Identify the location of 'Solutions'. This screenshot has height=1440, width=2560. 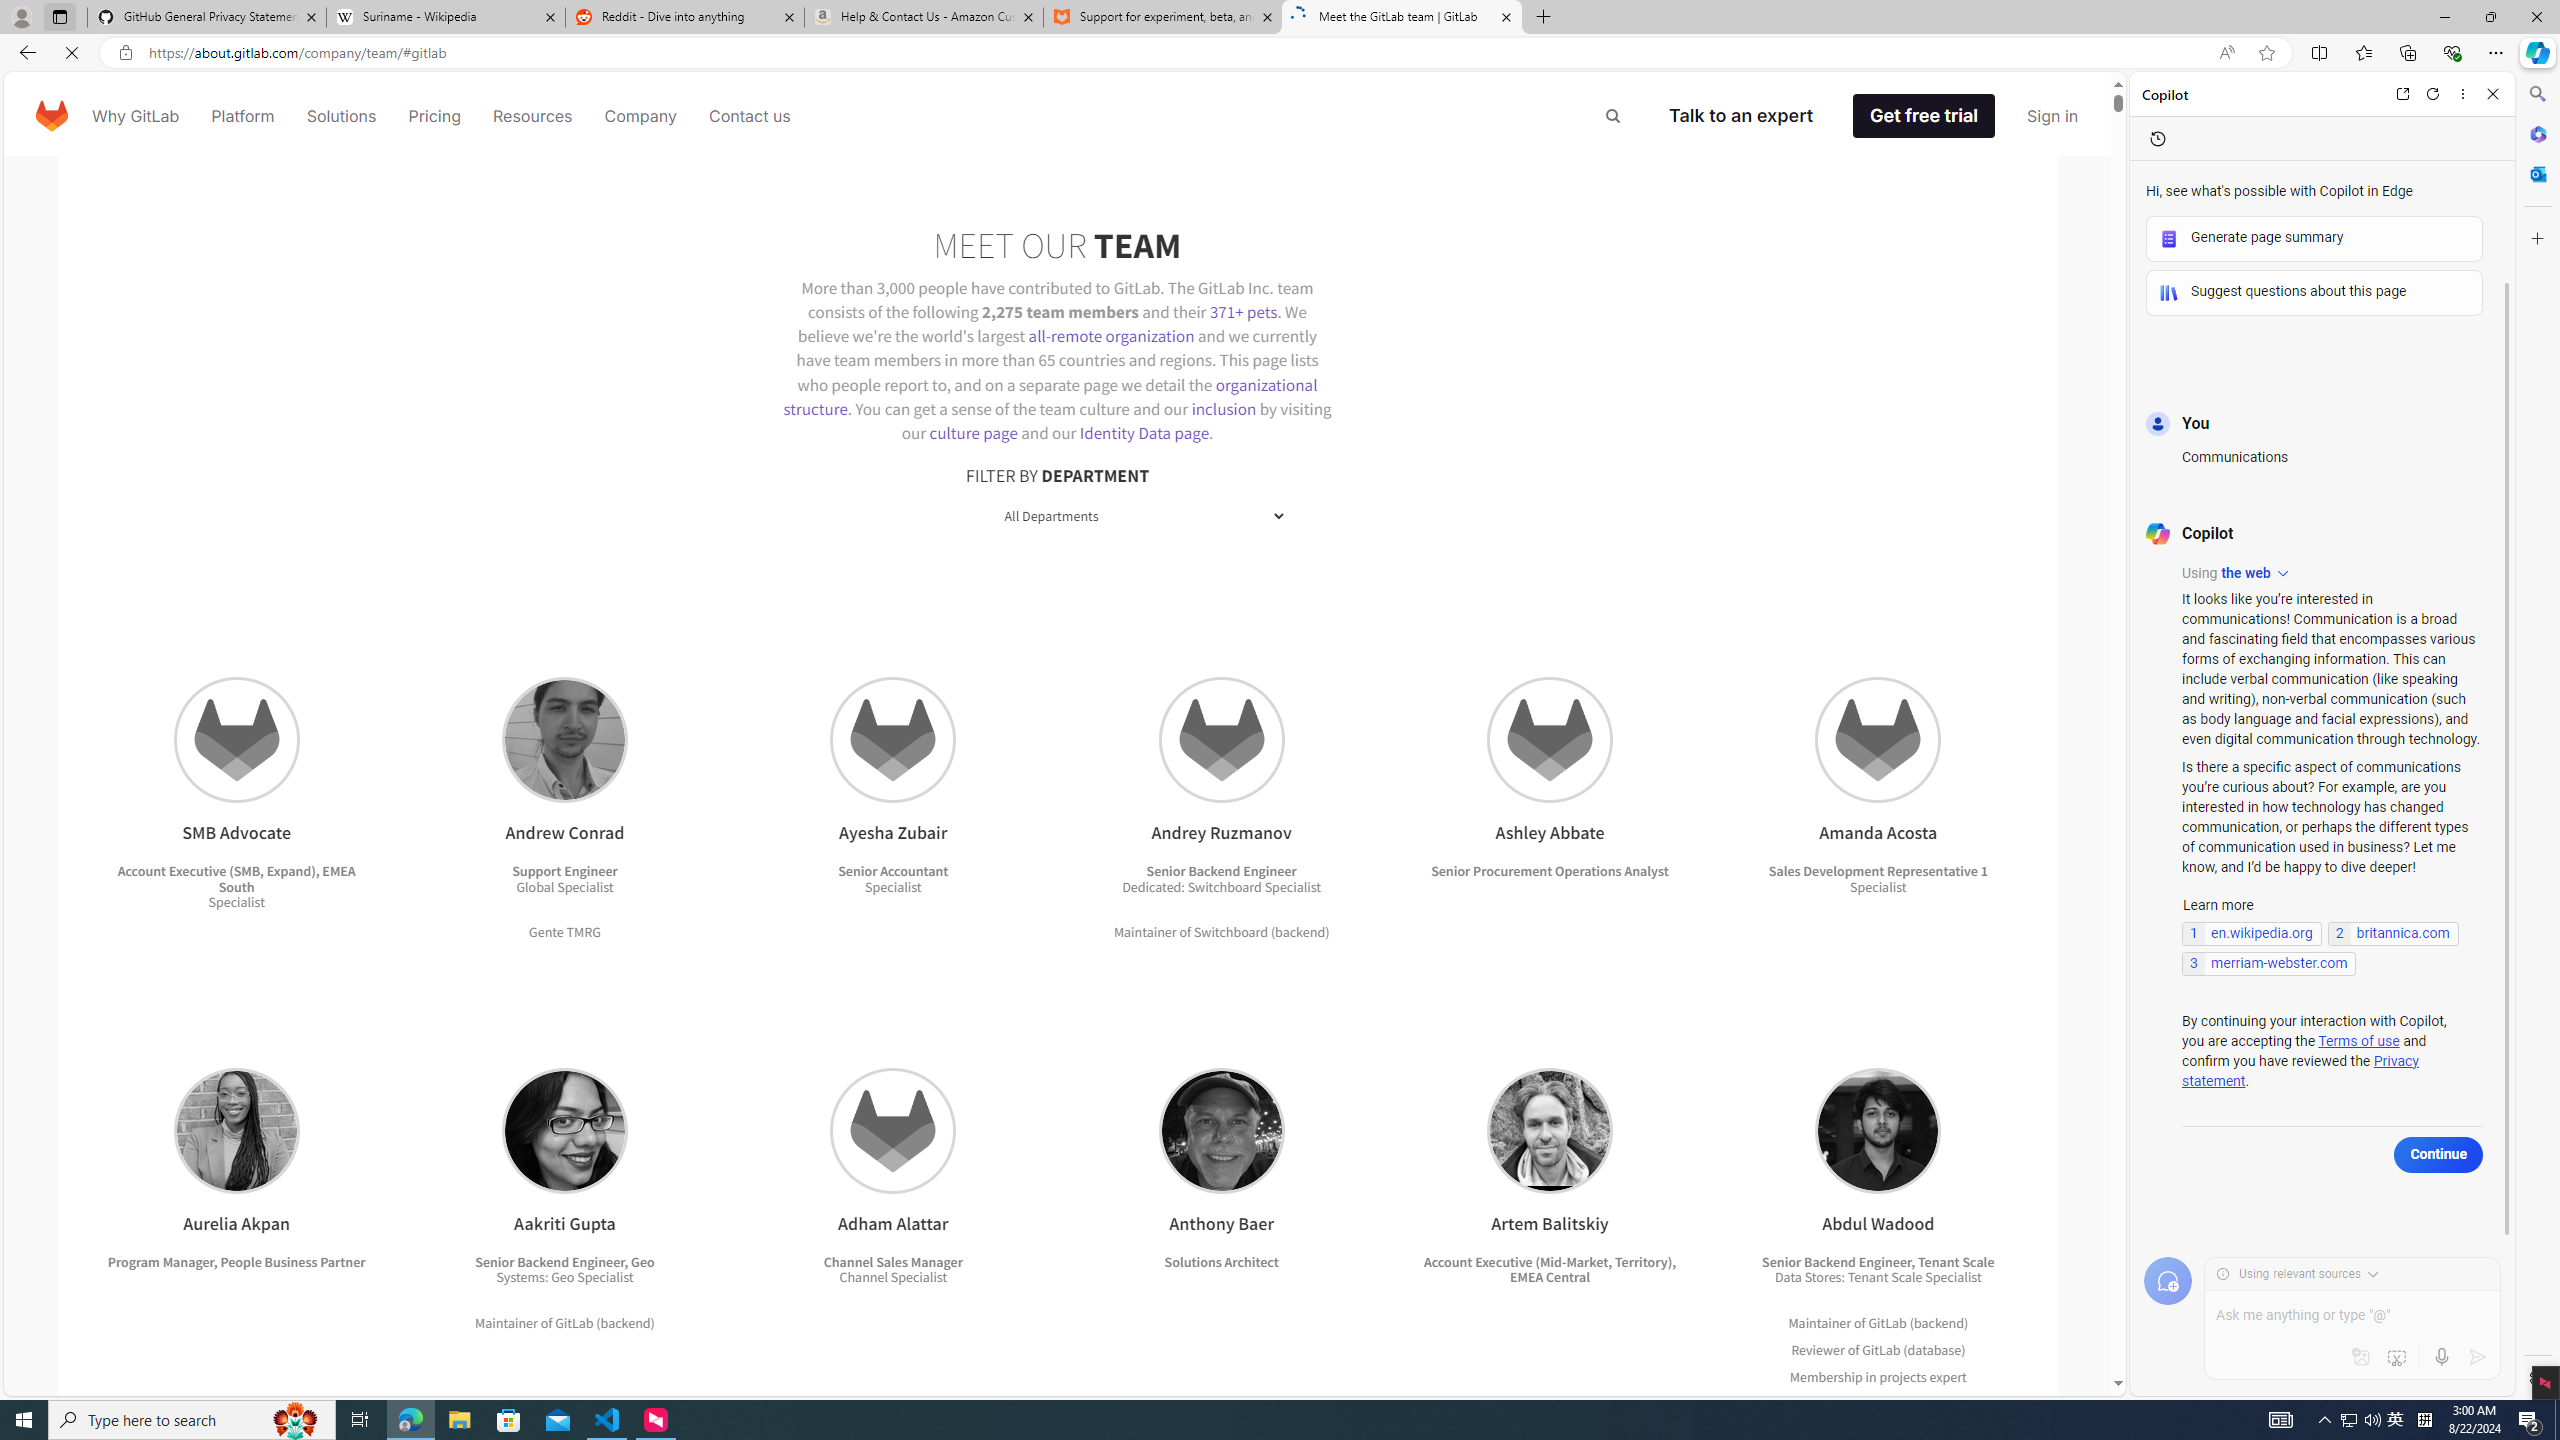
(339, 114).